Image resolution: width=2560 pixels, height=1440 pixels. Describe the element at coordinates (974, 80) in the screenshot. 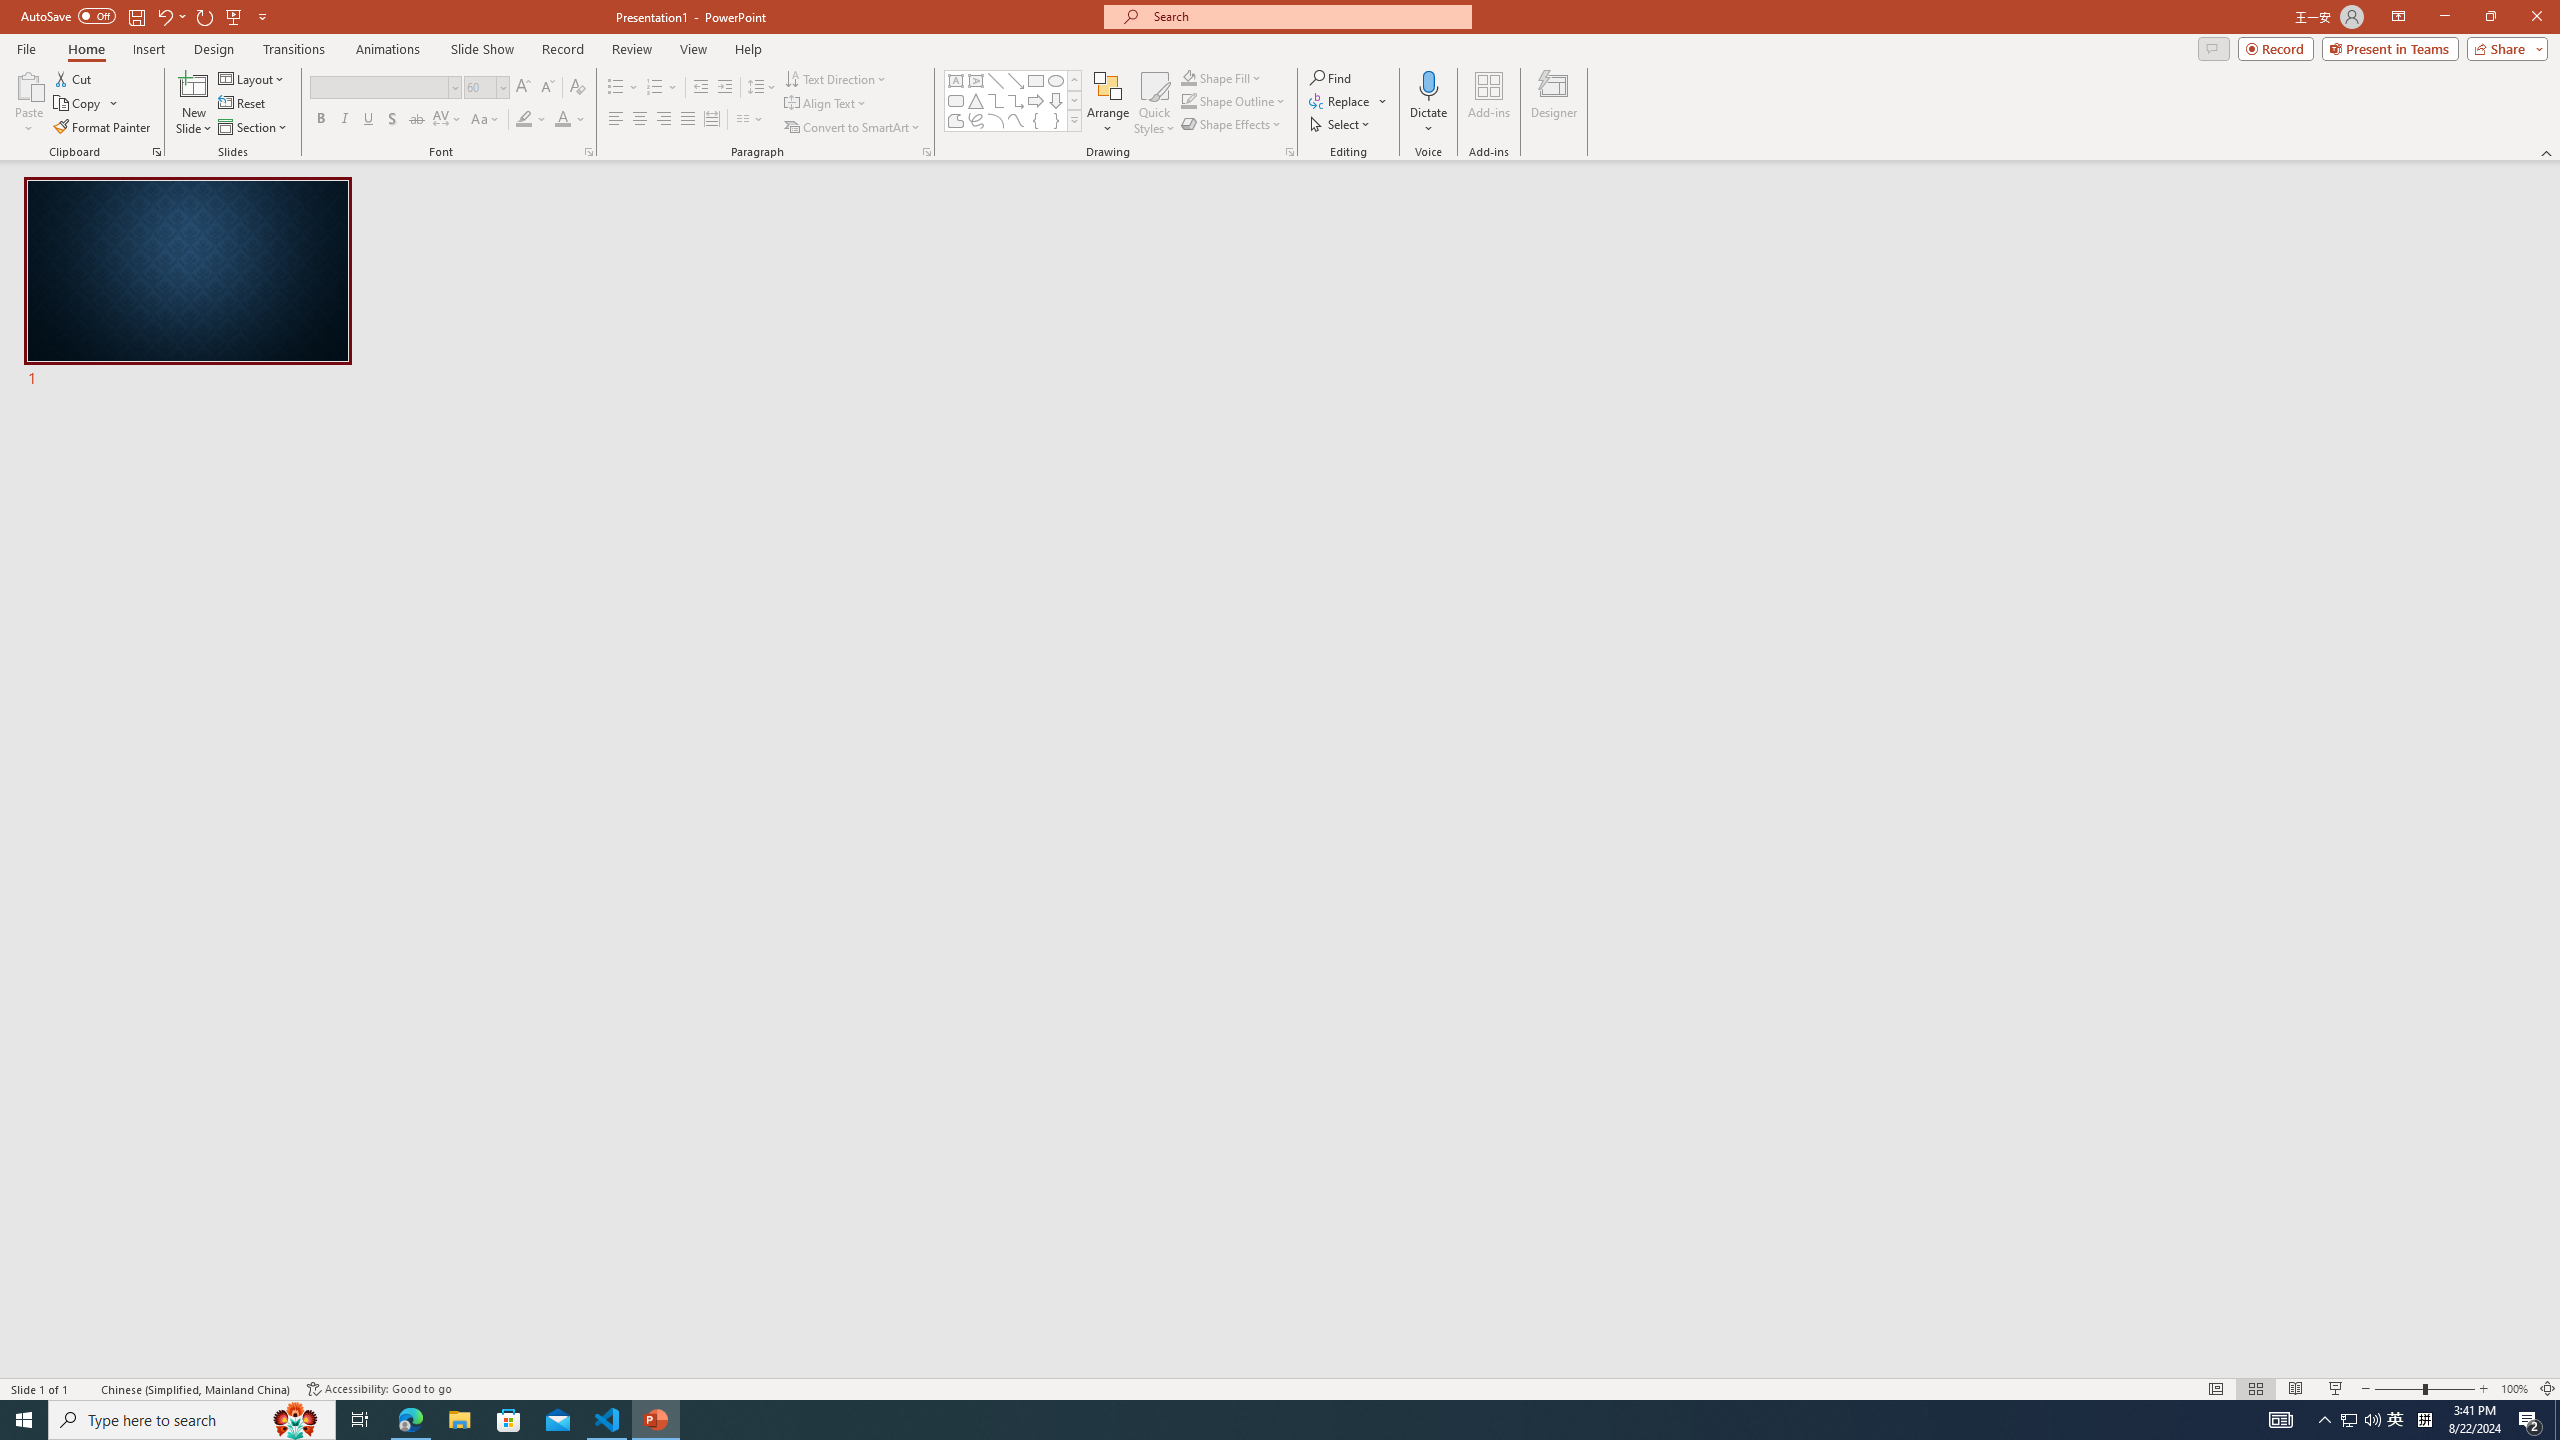

I see `'Vertical Text Box'` at that location.